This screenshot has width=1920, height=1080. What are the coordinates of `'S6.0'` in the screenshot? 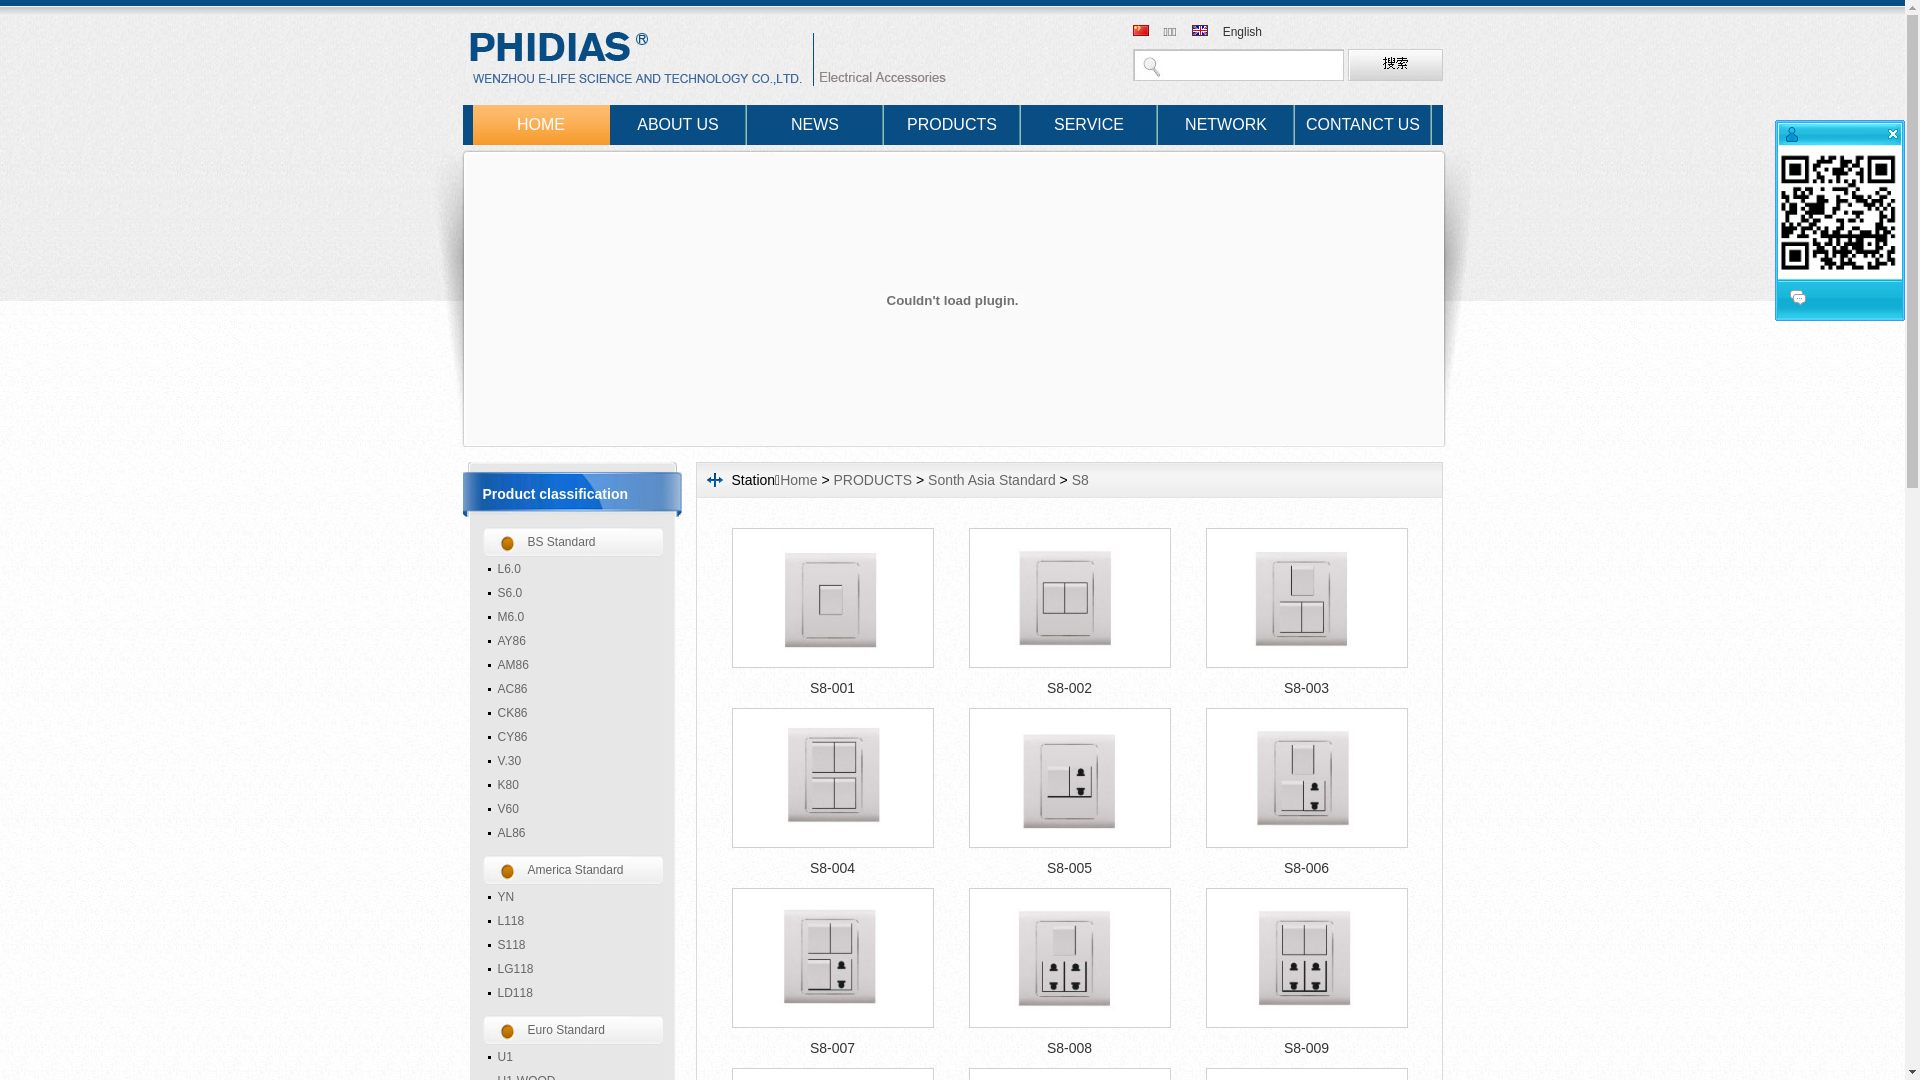 It's located at (573, 592).